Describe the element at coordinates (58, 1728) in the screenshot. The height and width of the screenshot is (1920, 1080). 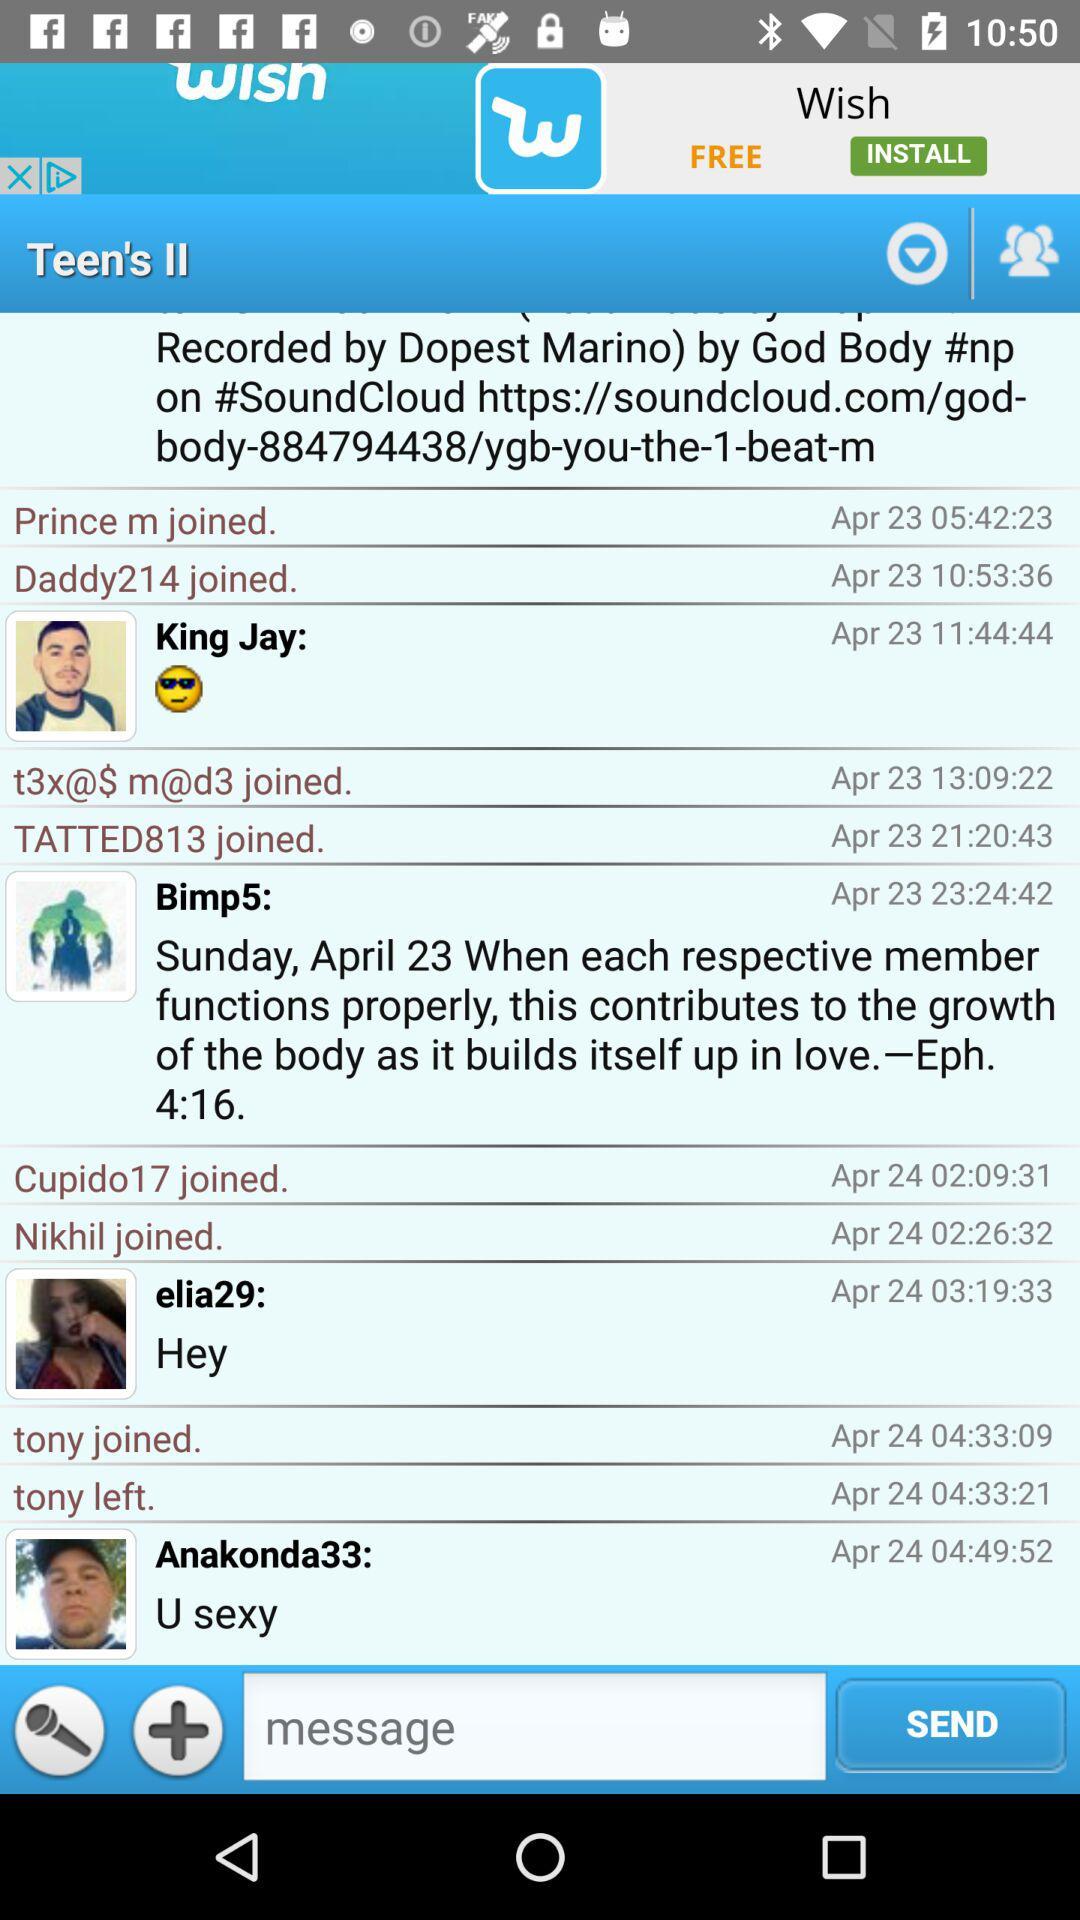
I see `translate the word` at that location.